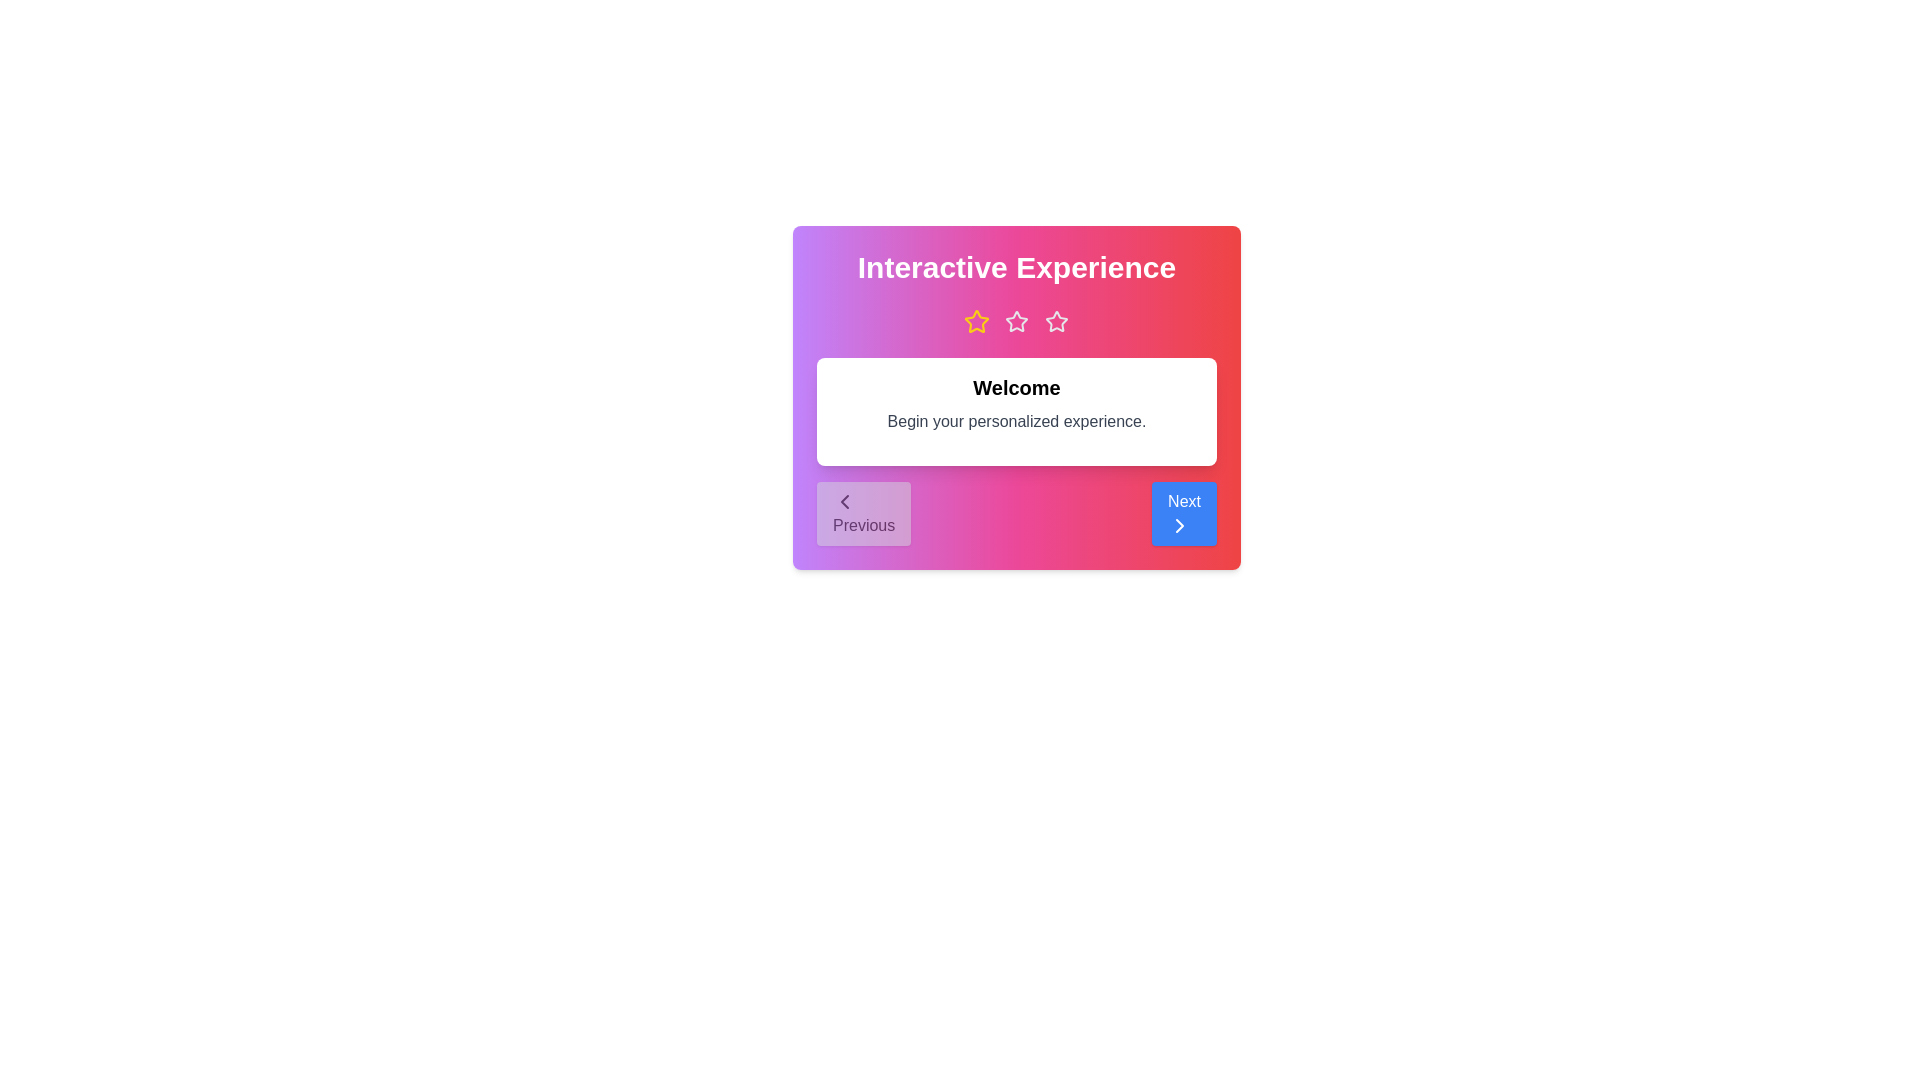 Image resolution: width=1920 pixels, height=1080 pixels. I want to click on the 'Next' button to navigate to the next step, so click(1184, 512).